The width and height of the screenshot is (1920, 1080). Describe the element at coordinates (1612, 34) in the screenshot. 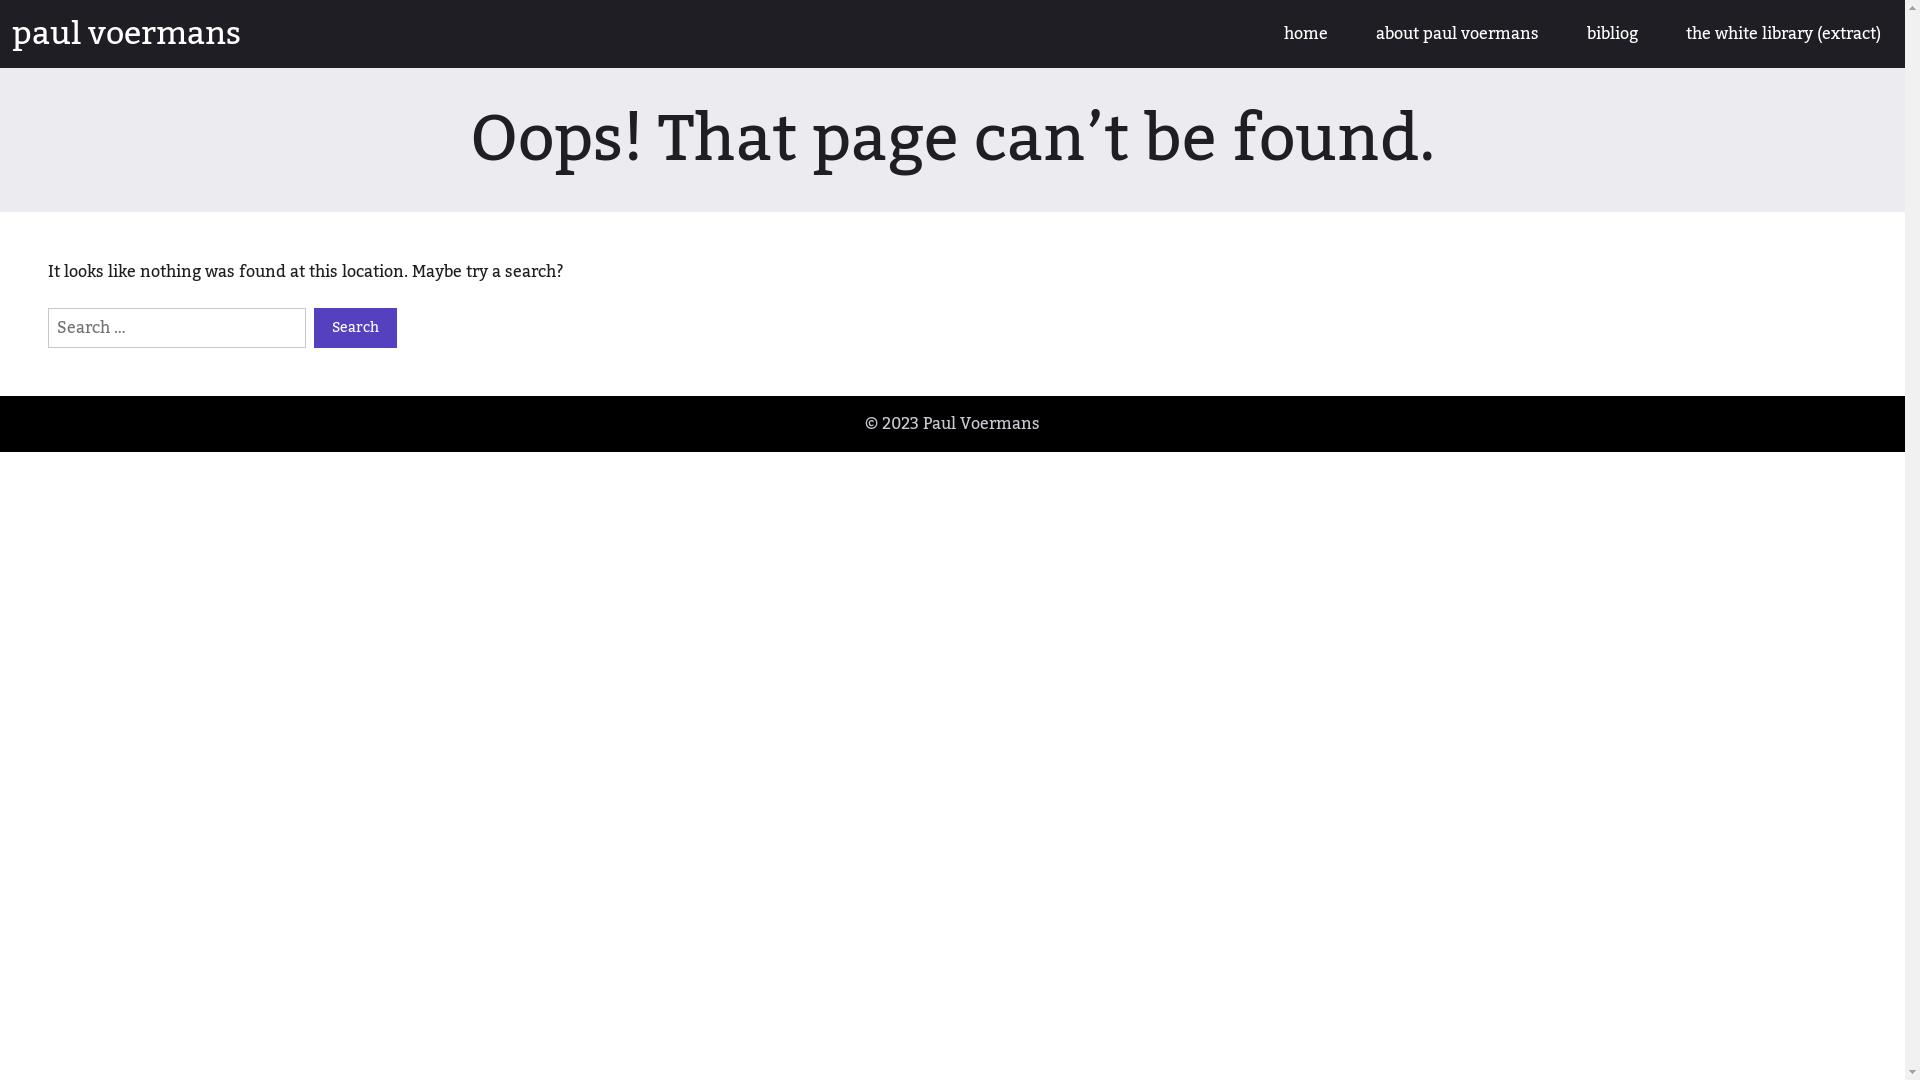

I see `'bibliog'` at that location.